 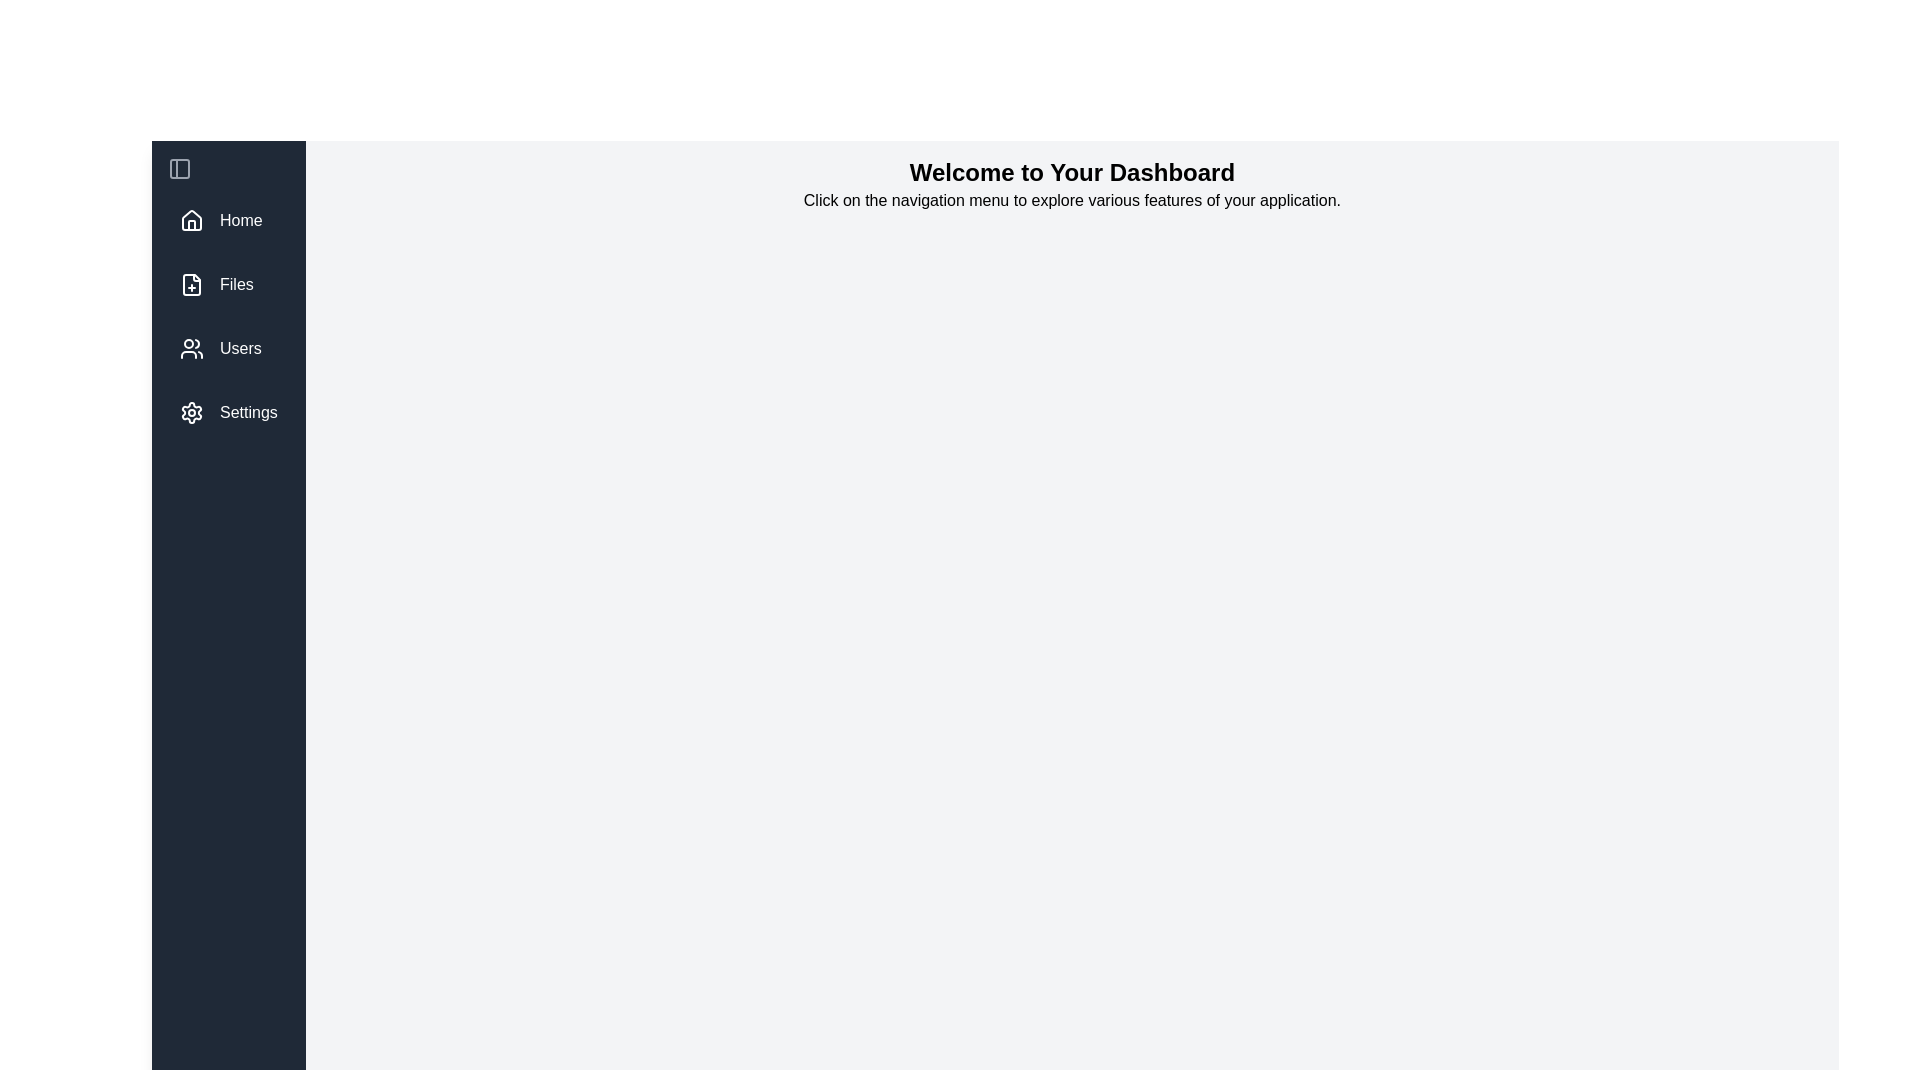 What do you see at coordinates (1071, 172) in the screenshot?
I see `the bold, large-font header text displaying 'Welcome to Your Dashboard' located at the top of the page` at bounding box center [1071, 172].